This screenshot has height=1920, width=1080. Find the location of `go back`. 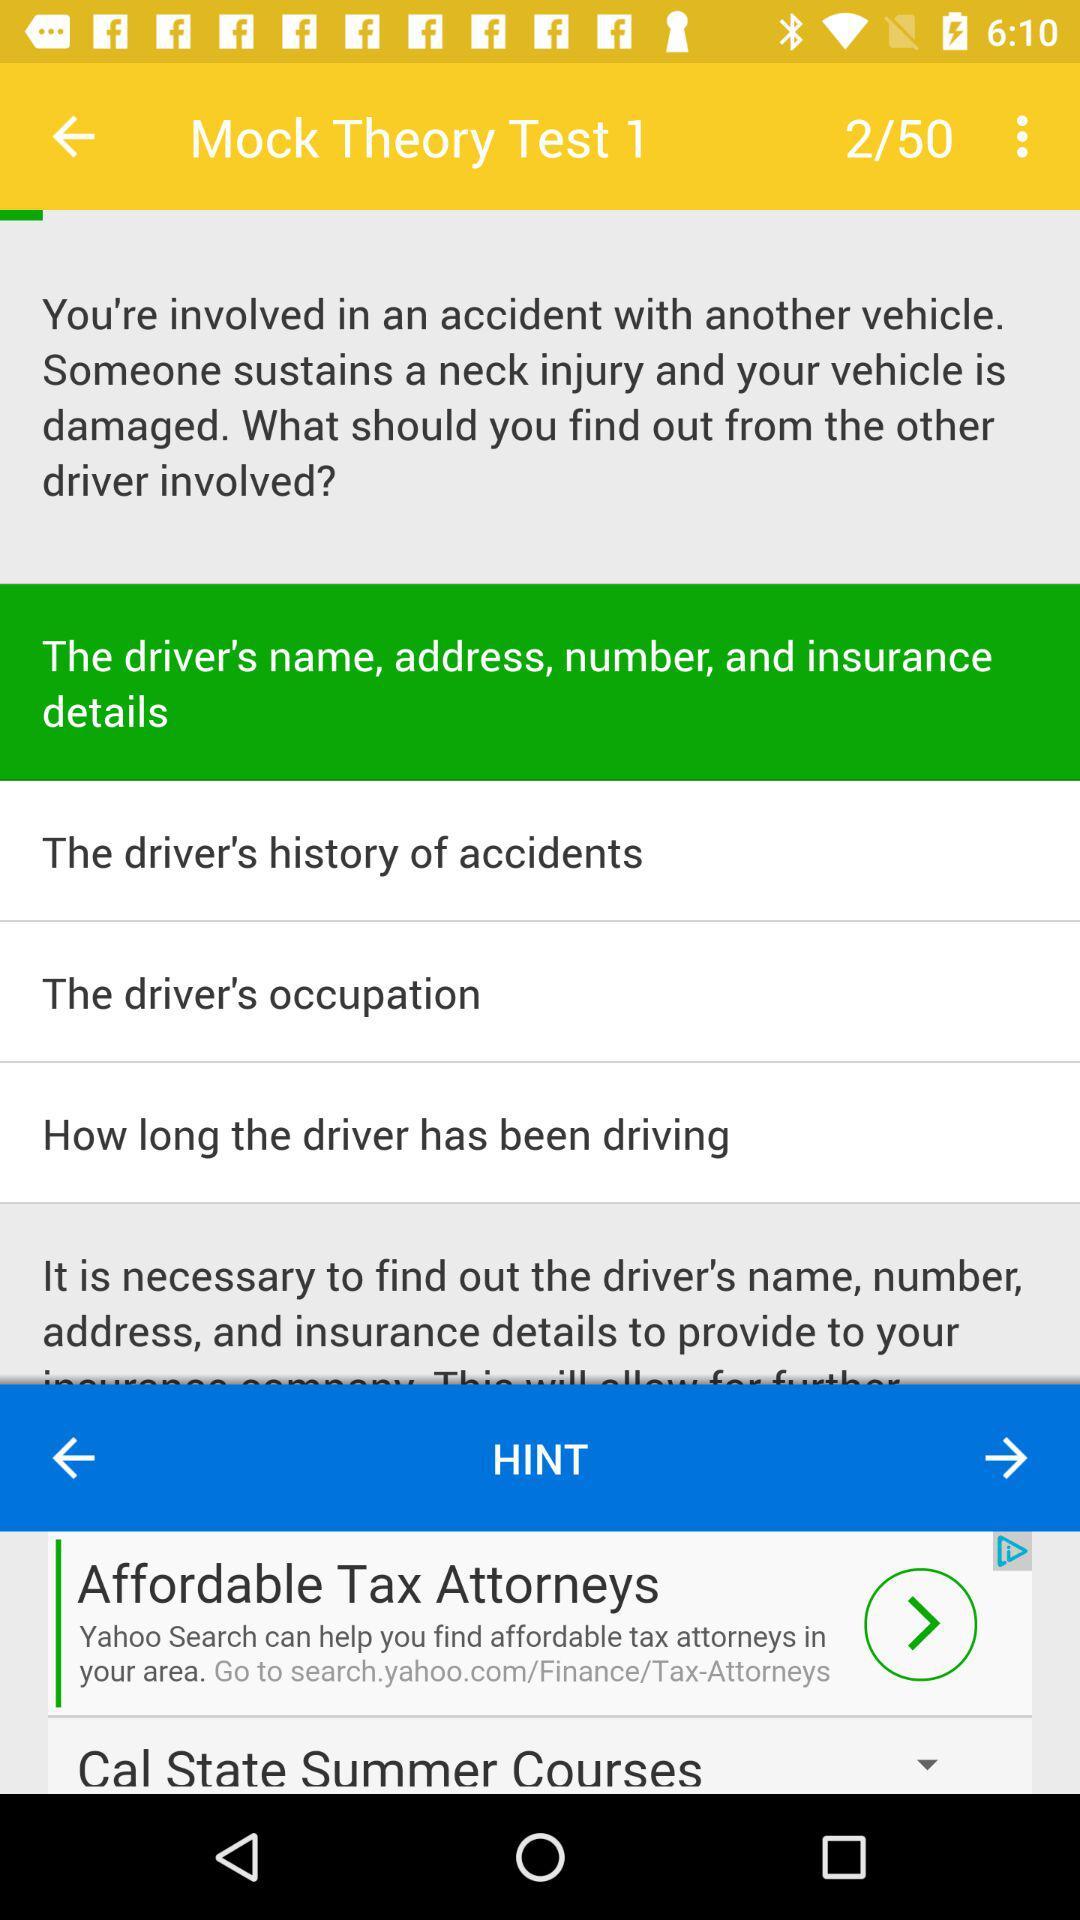

go back is located at coordinates (72, 135).